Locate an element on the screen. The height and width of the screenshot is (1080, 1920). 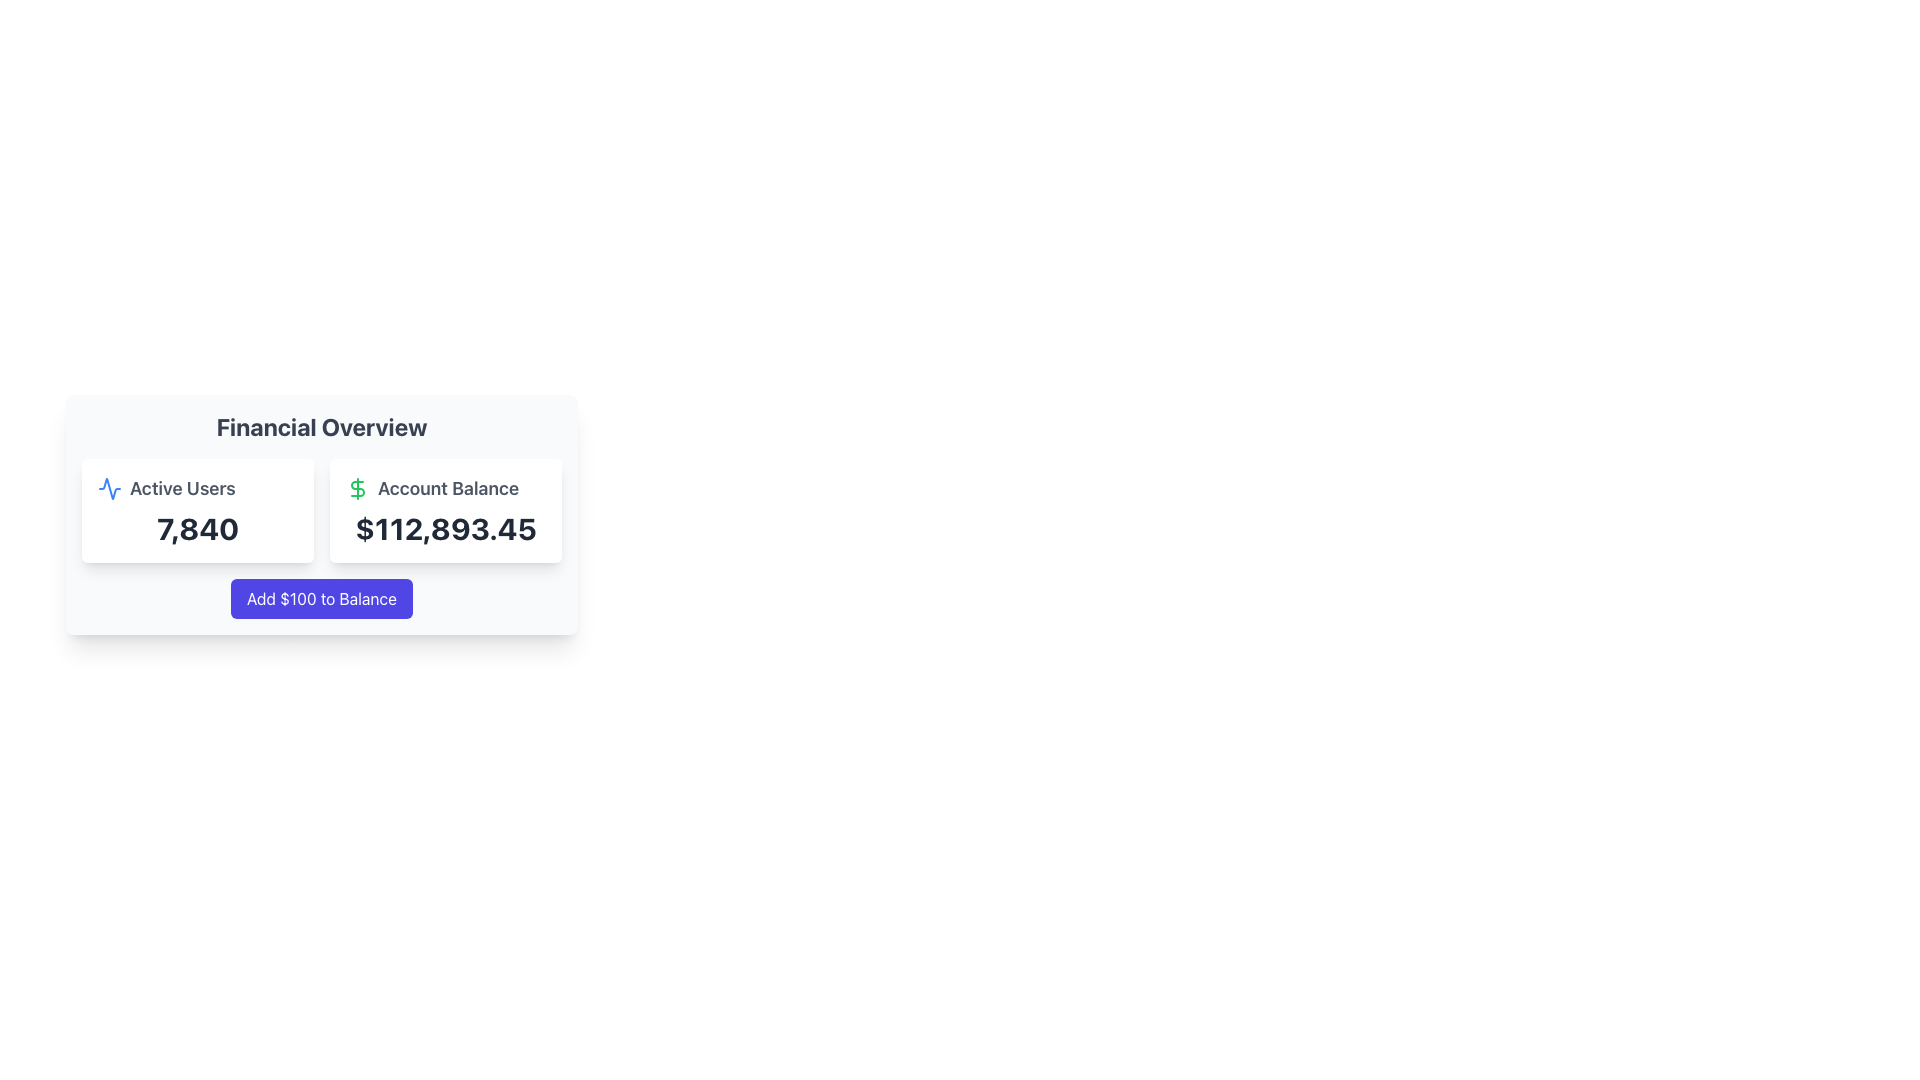
within the Data Display element that shows key metrics for active users and account balance to highlight it is located at coordinates (321, 509).